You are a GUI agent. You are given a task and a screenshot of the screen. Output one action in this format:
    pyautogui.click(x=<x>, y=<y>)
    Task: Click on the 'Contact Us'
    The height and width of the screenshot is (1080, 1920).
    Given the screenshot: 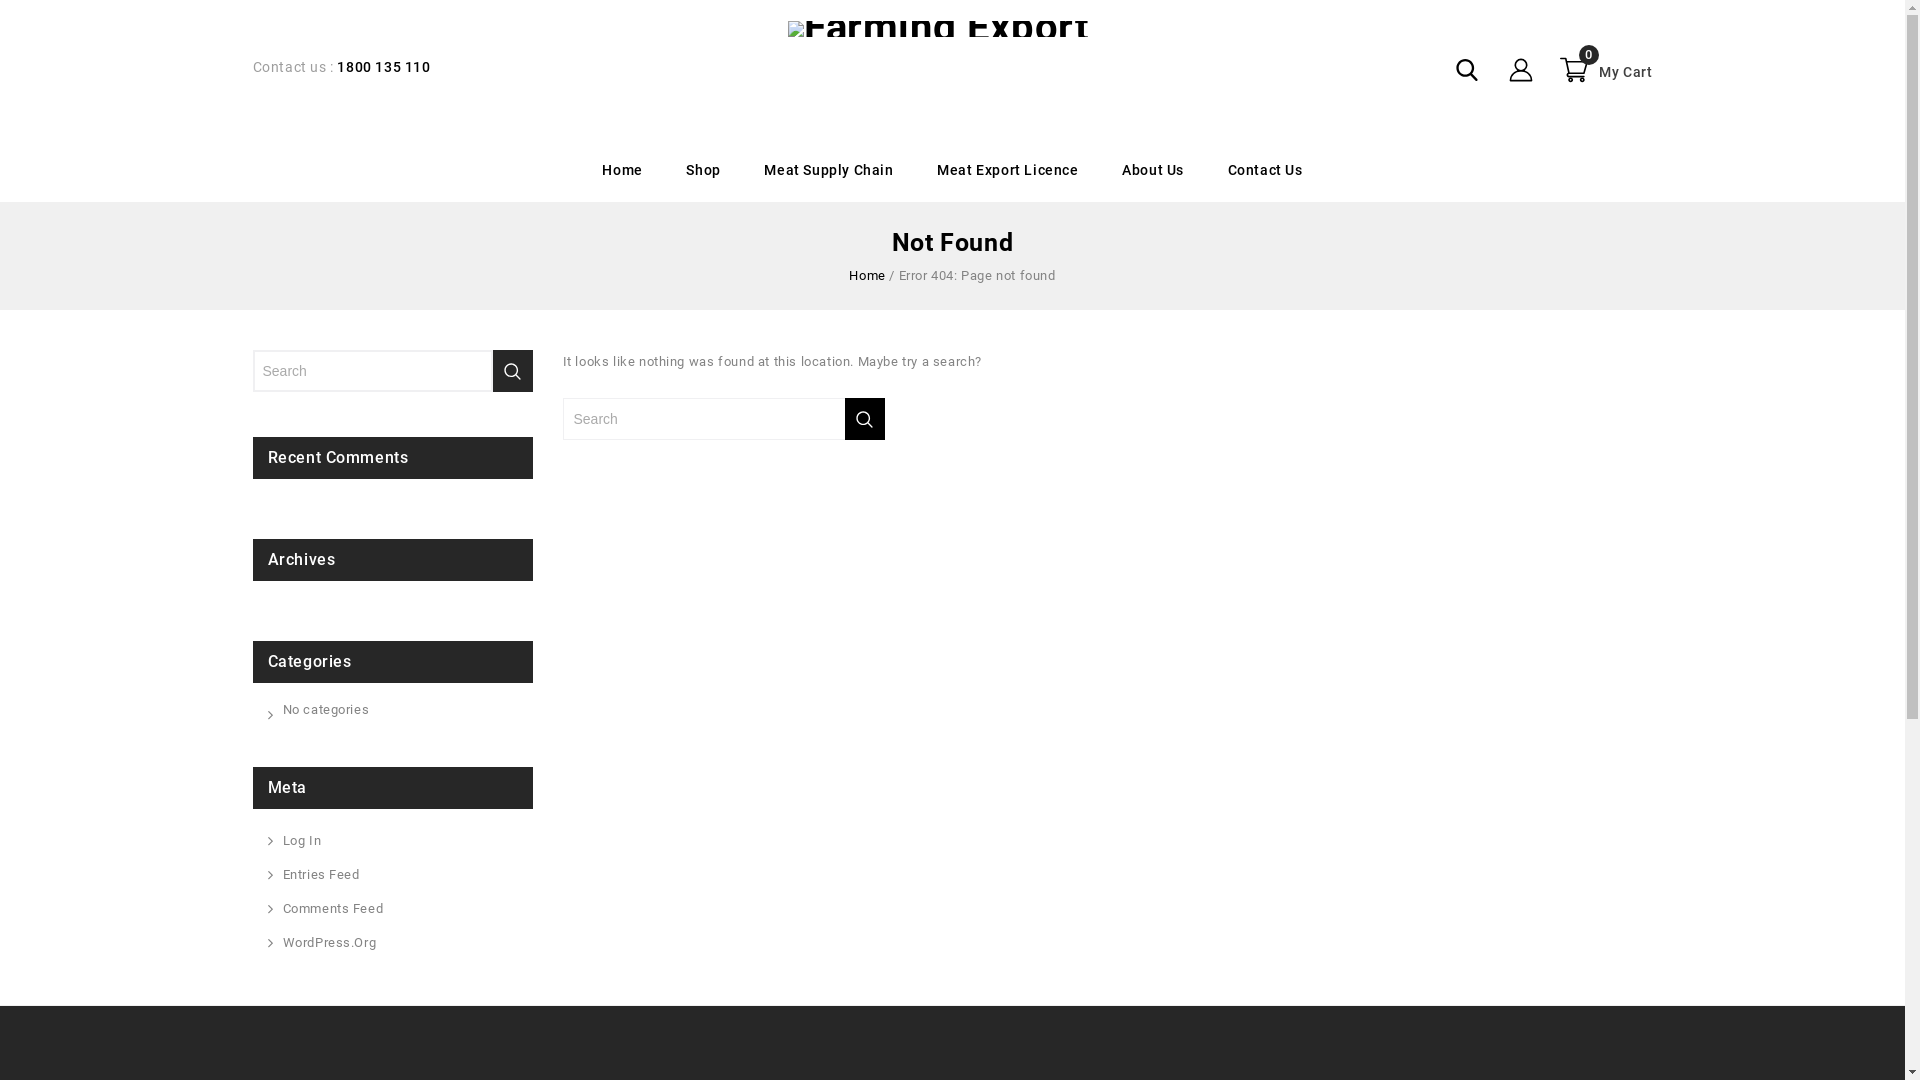 What is the action you would take?
    pyautogui.click(x=1264, y=169)
    